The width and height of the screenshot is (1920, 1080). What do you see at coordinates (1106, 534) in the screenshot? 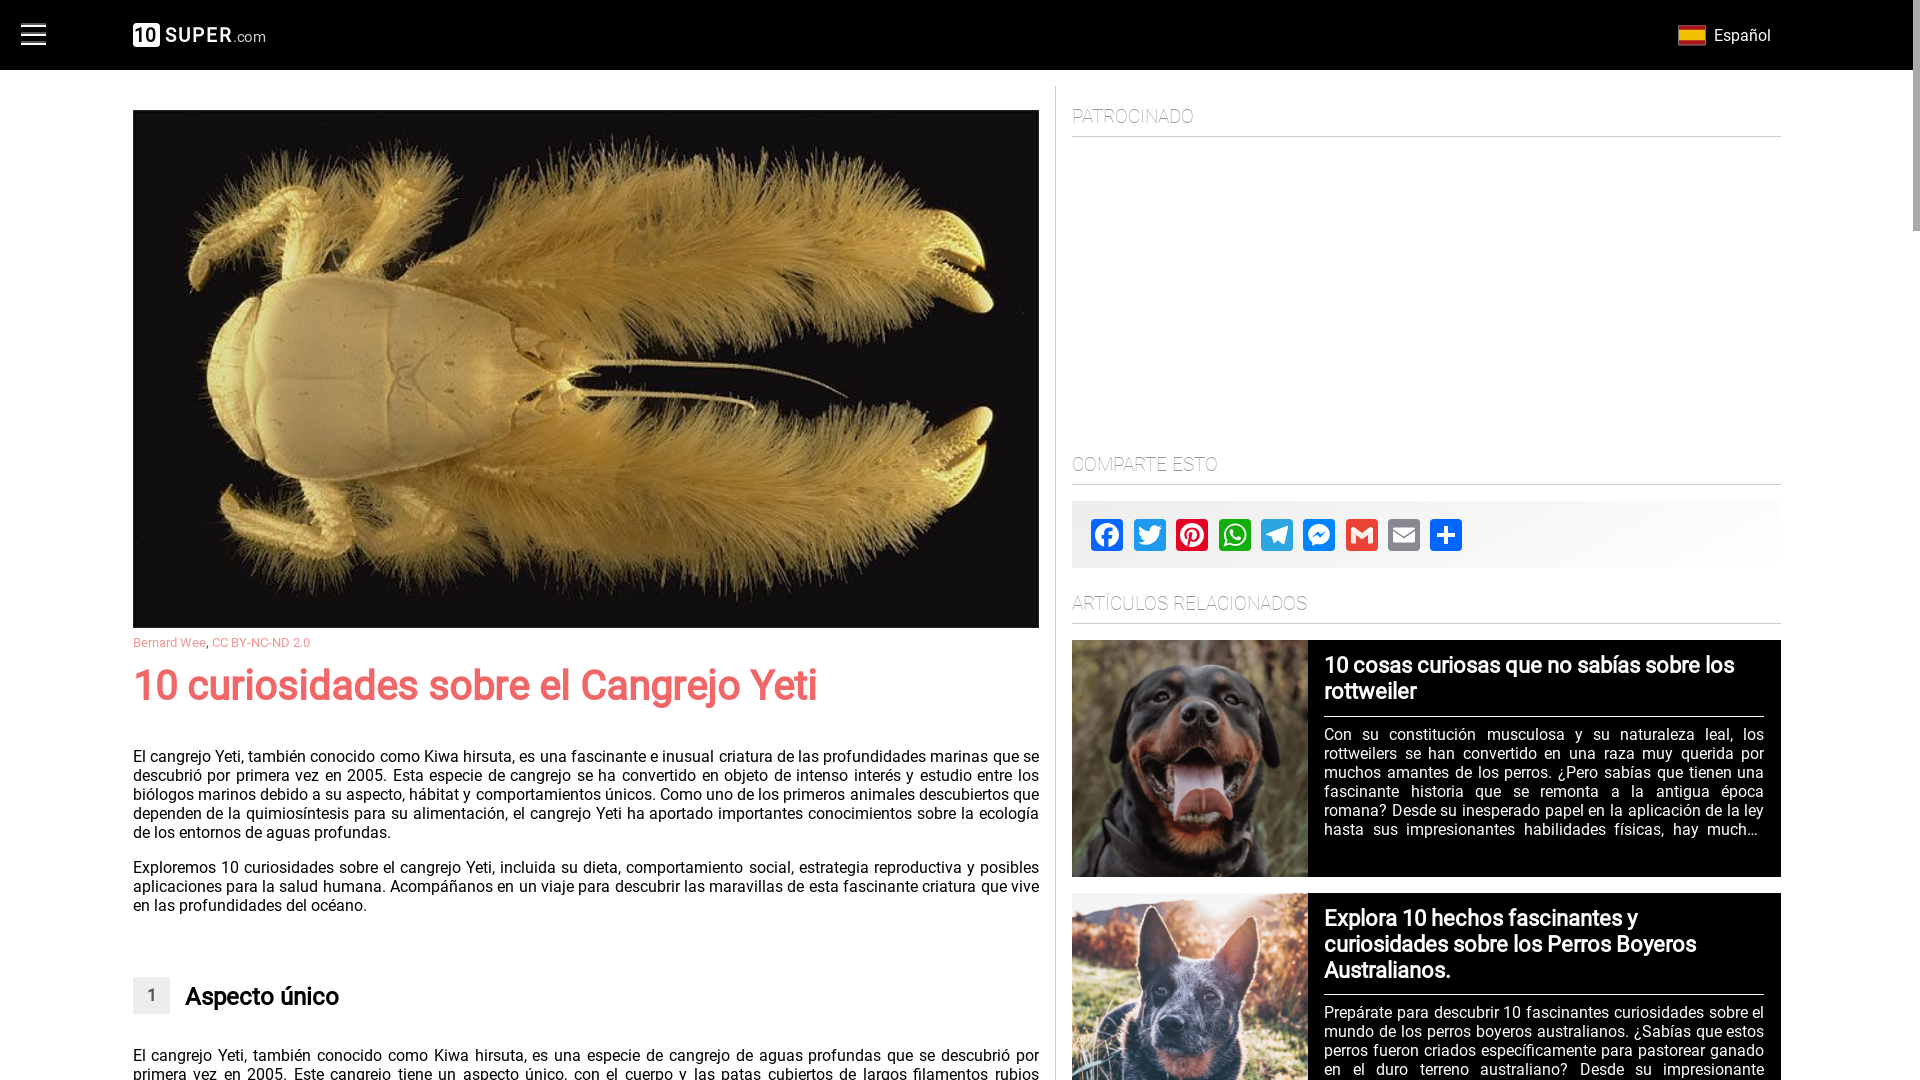
I see `'Facebook'` at bounding box center [1106, 534].